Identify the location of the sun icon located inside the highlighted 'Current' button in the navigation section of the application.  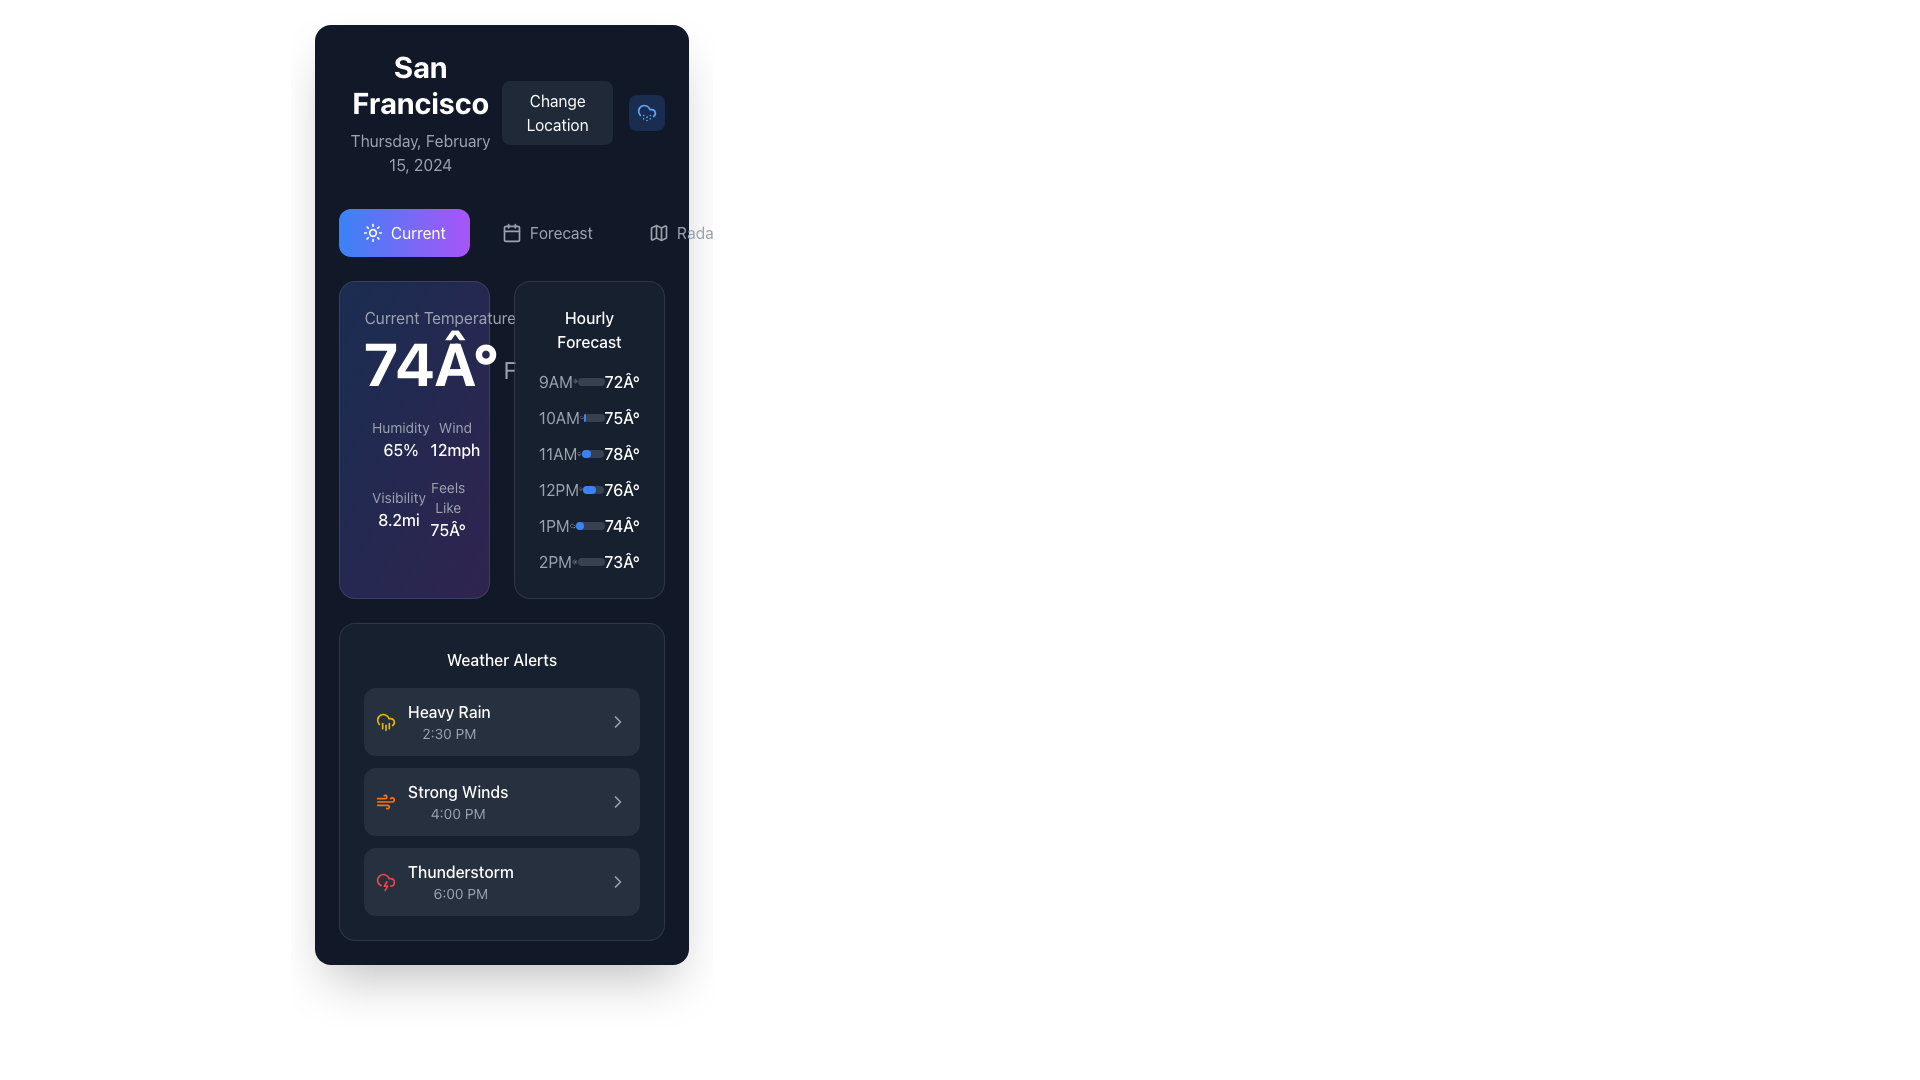
(373, 231).